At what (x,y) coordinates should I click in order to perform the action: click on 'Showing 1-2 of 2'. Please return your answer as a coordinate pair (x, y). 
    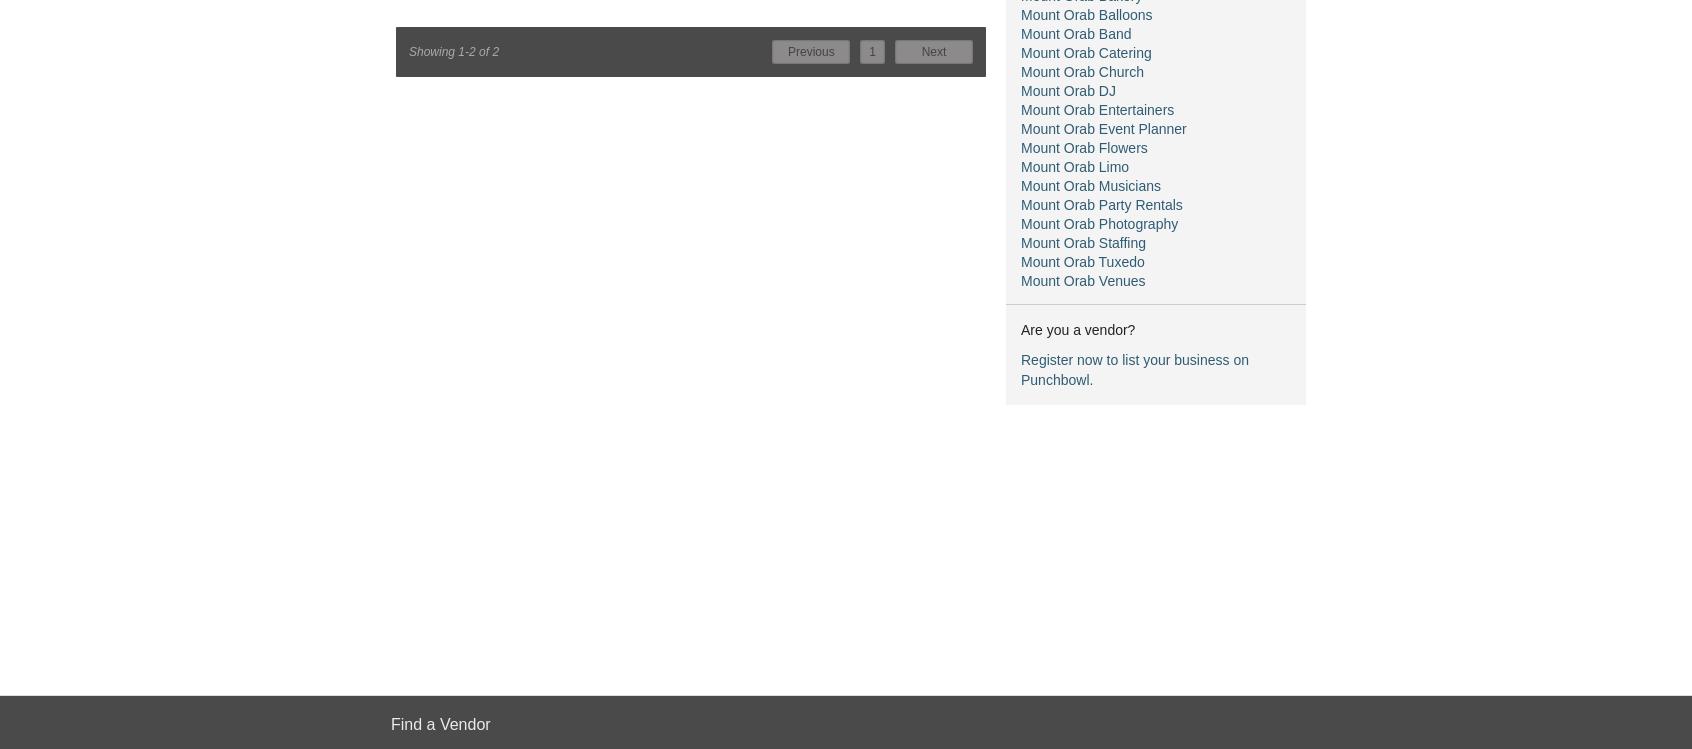
    Looking at the image, I should click on (452, 51).